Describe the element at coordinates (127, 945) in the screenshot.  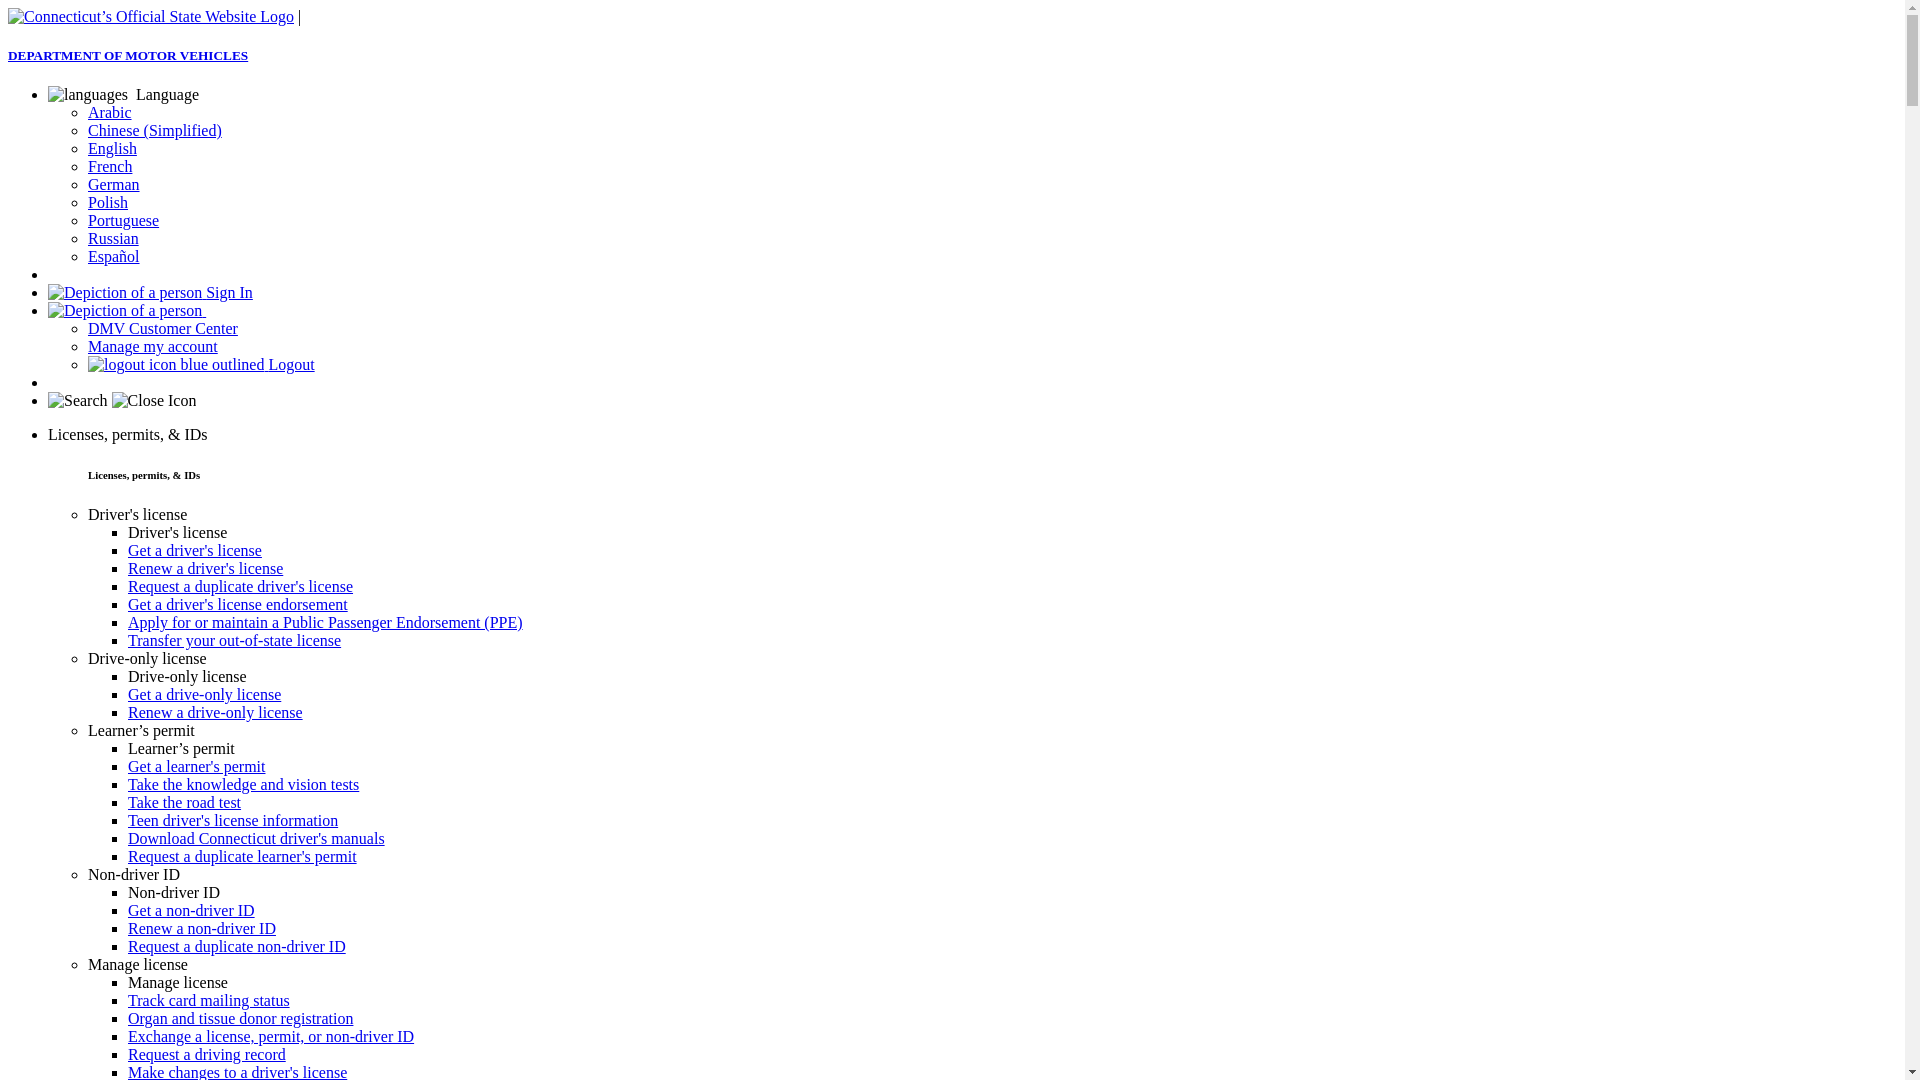
I see `'Request a duplicate non-driver ID'` at that location.